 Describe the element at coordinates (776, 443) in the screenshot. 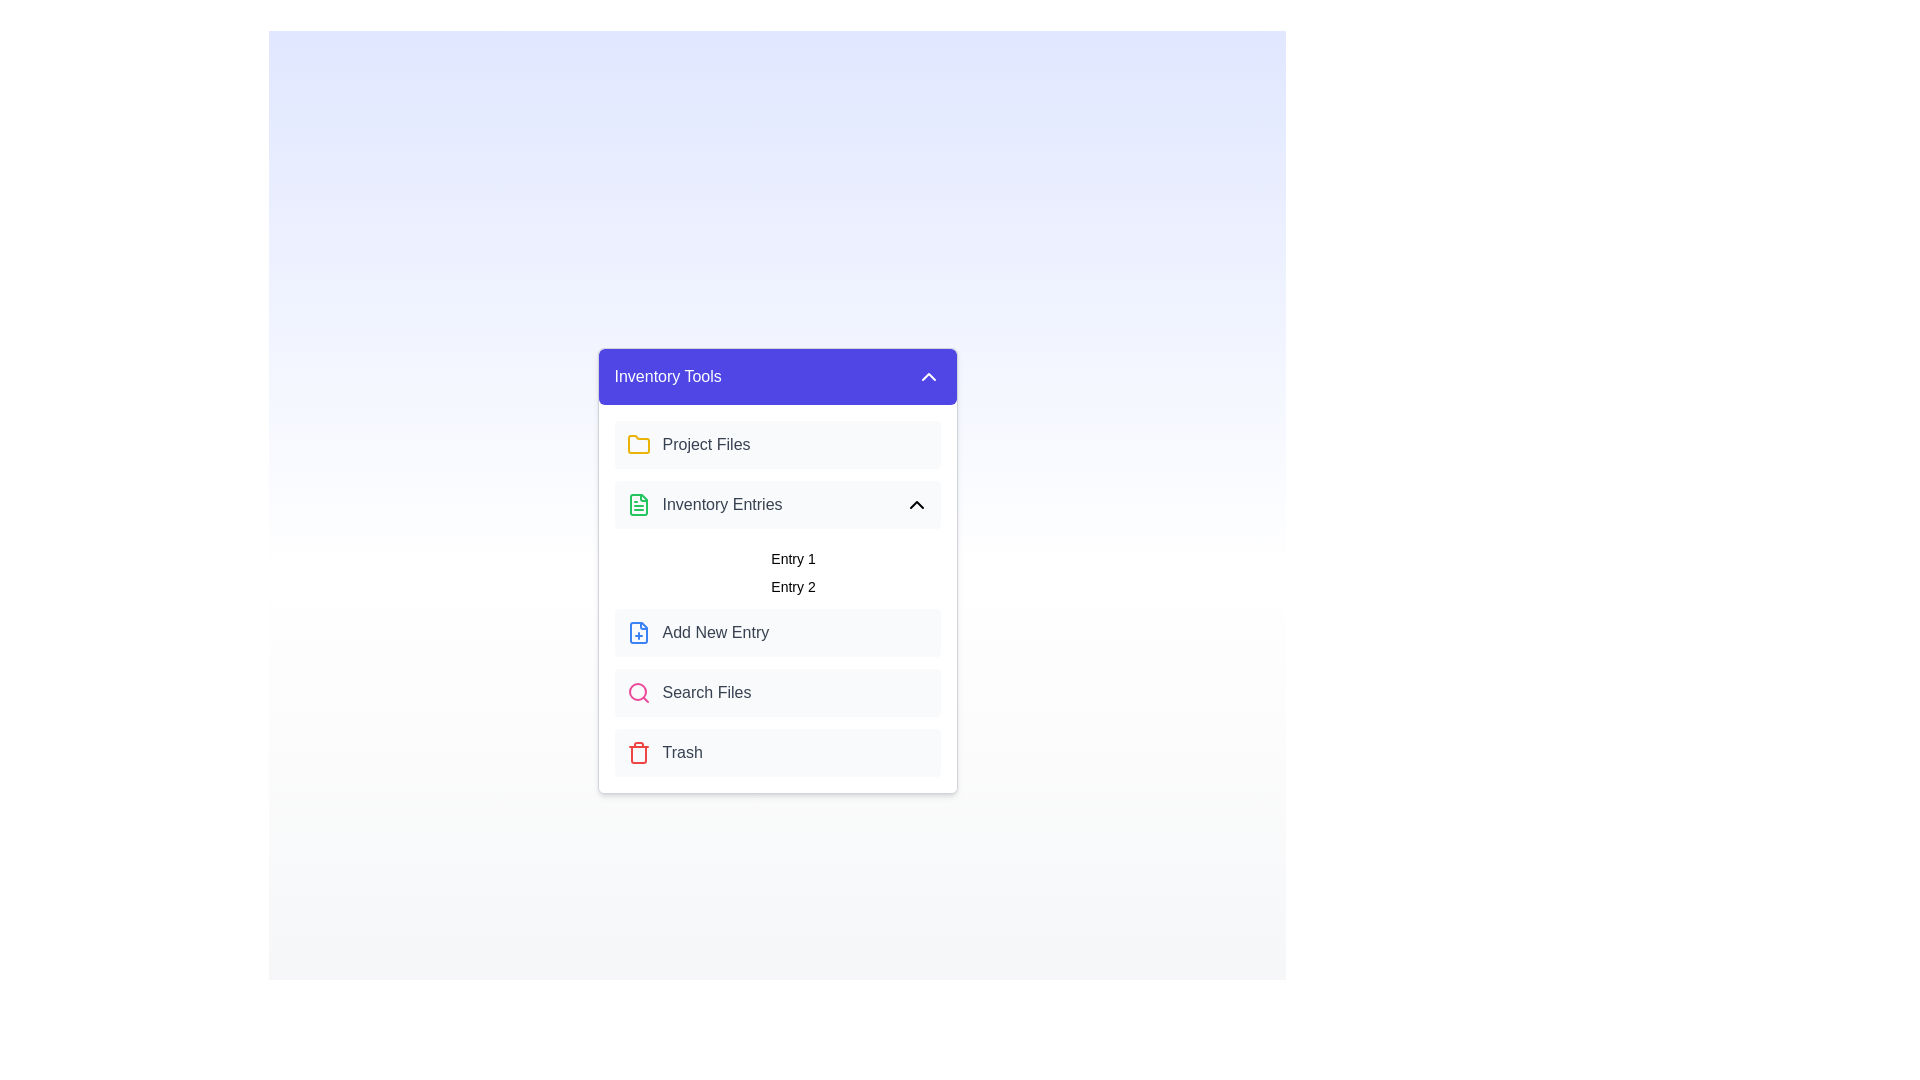

I see `the first button in the 'Inventory Tools' panel` at that location.